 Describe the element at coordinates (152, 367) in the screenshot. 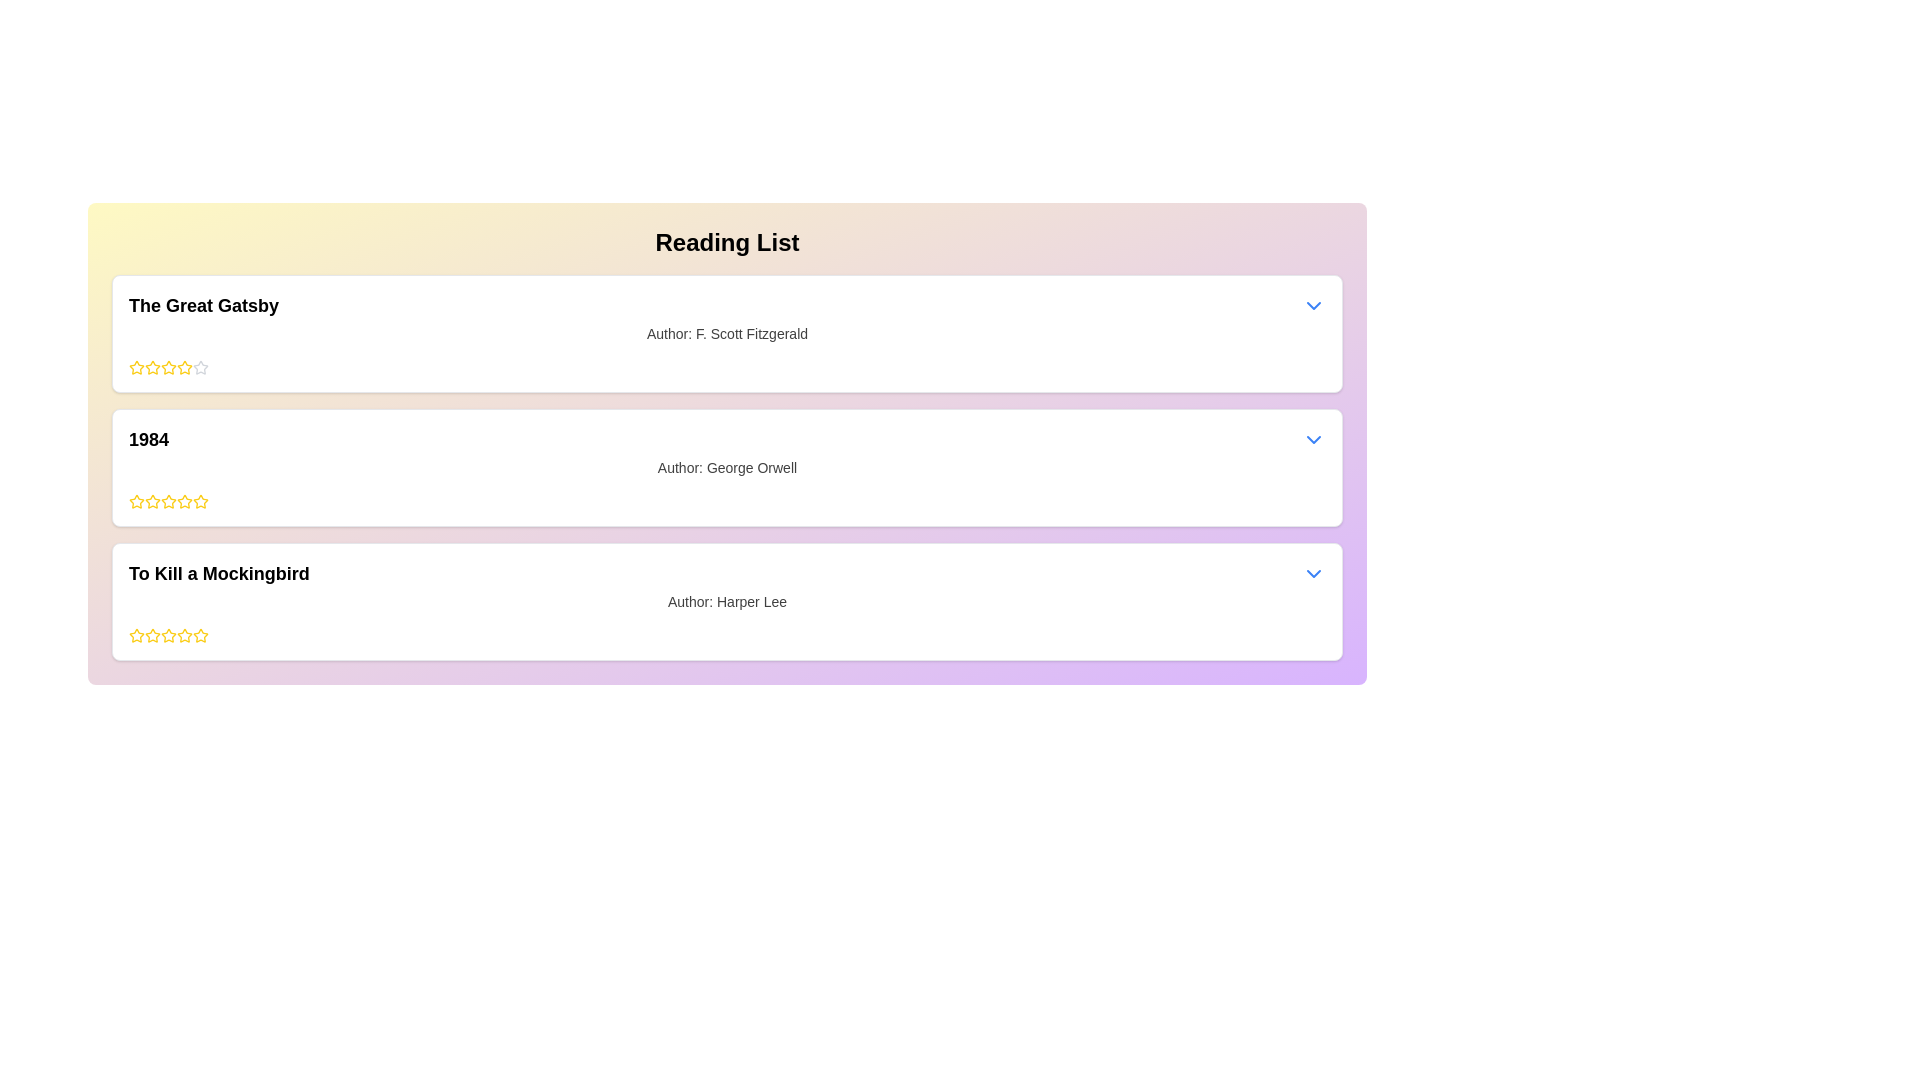

I see `the first rating star icon for 'The Great Gatsby'` at that location.